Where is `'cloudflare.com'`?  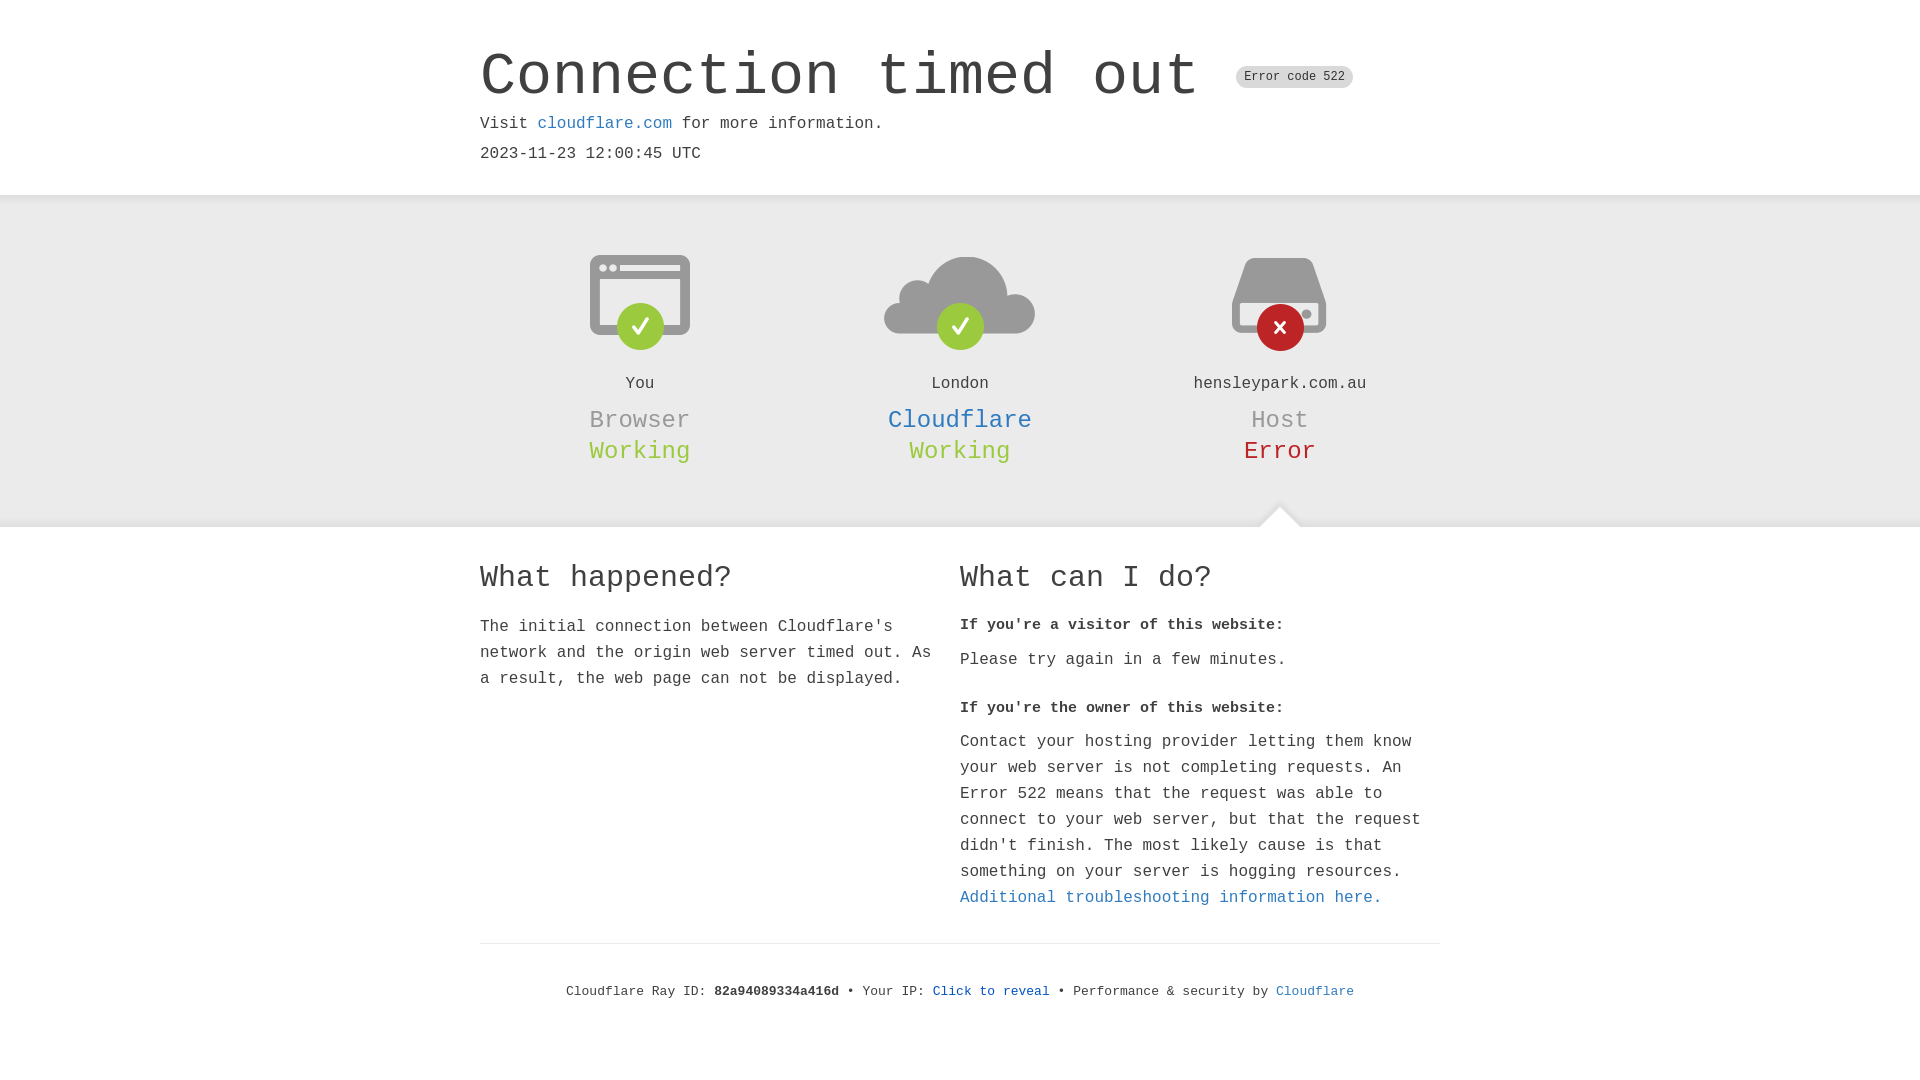 'cloudflare.com' is located at coordinates (603, 123).